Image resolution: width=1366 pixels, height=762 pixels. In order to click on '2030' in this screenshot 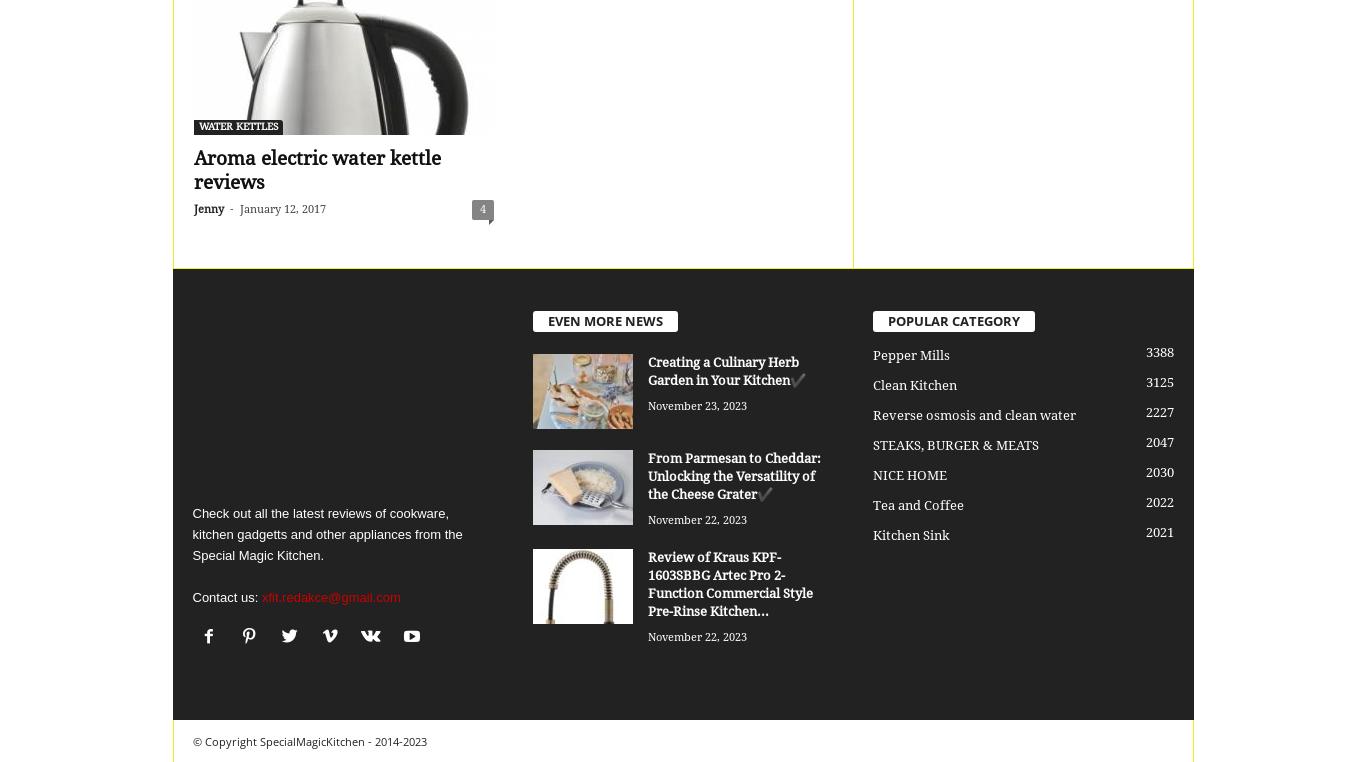, I will do `click(1159, 472)`.